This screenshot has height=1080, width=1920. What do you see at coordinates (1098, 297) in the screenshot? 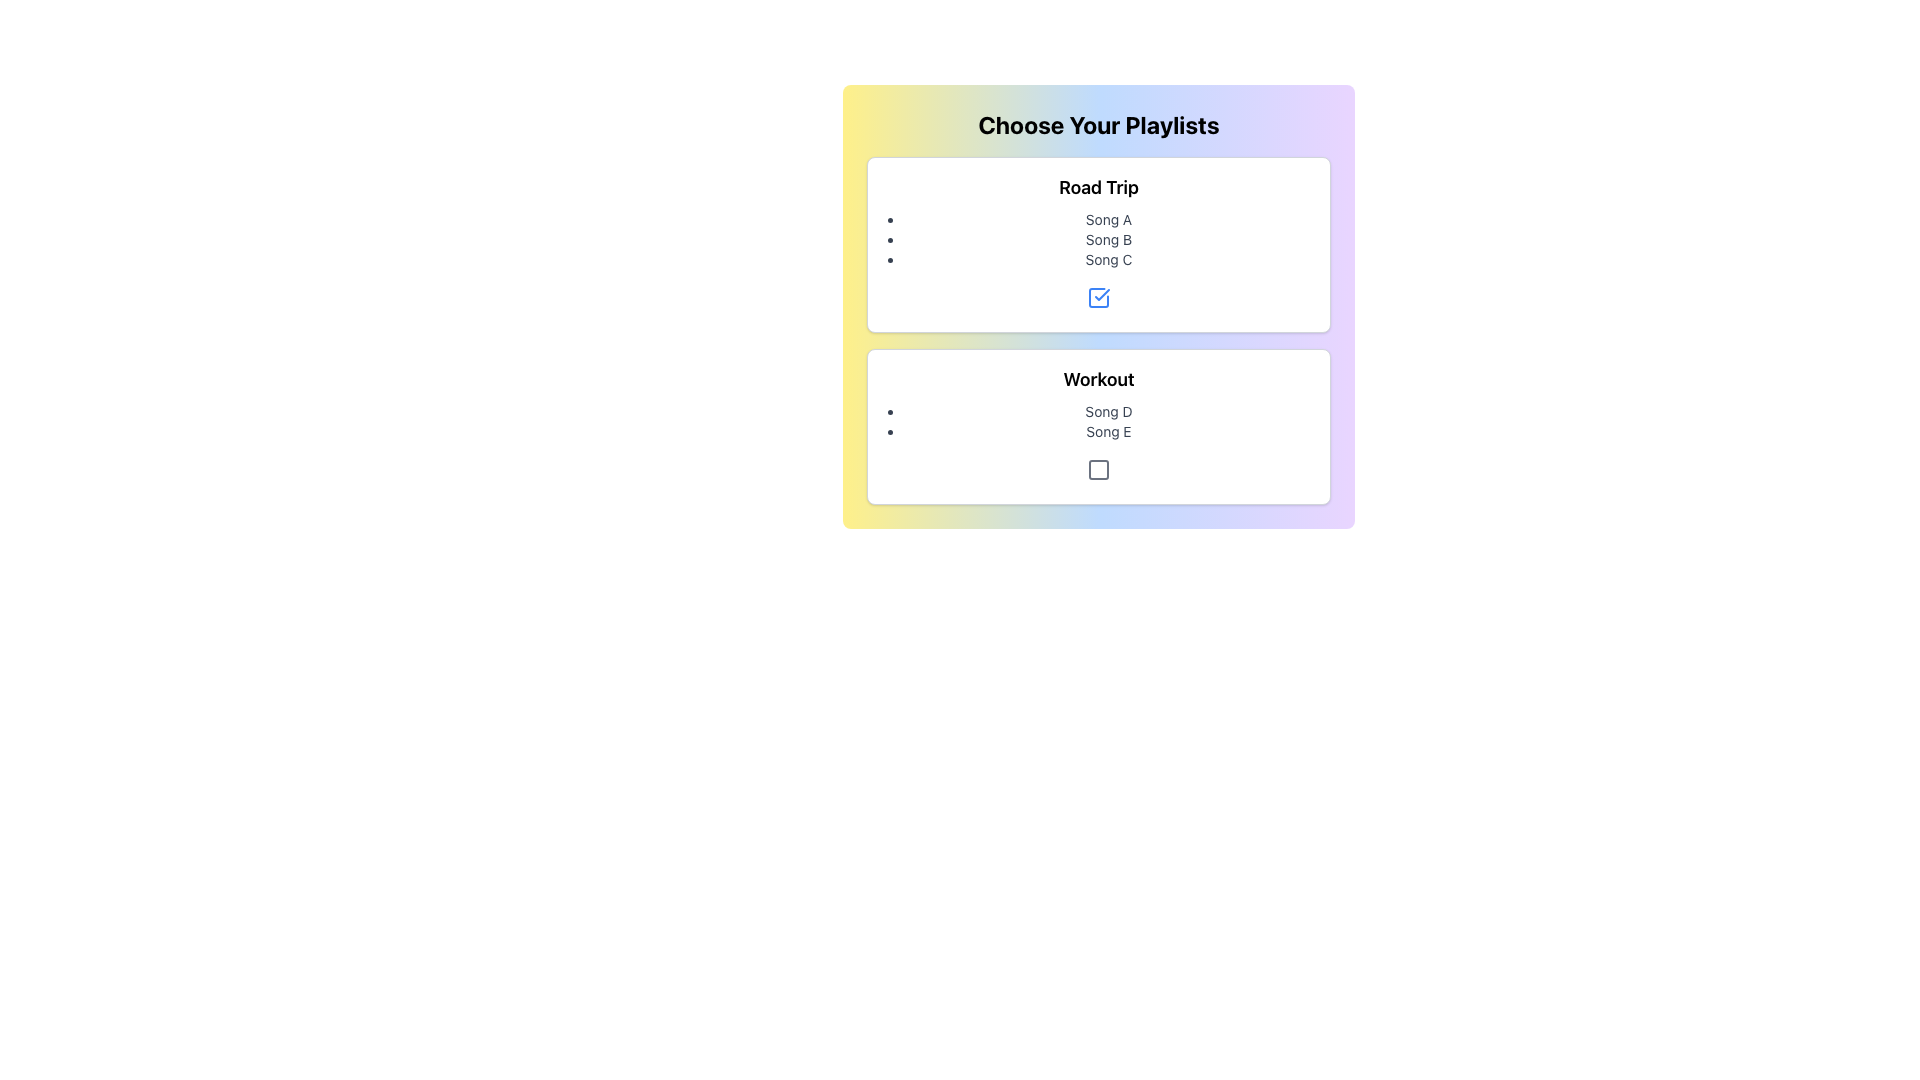
I see `the blue checkbox with a checkmark inside` at bounding box center [1098, 297].